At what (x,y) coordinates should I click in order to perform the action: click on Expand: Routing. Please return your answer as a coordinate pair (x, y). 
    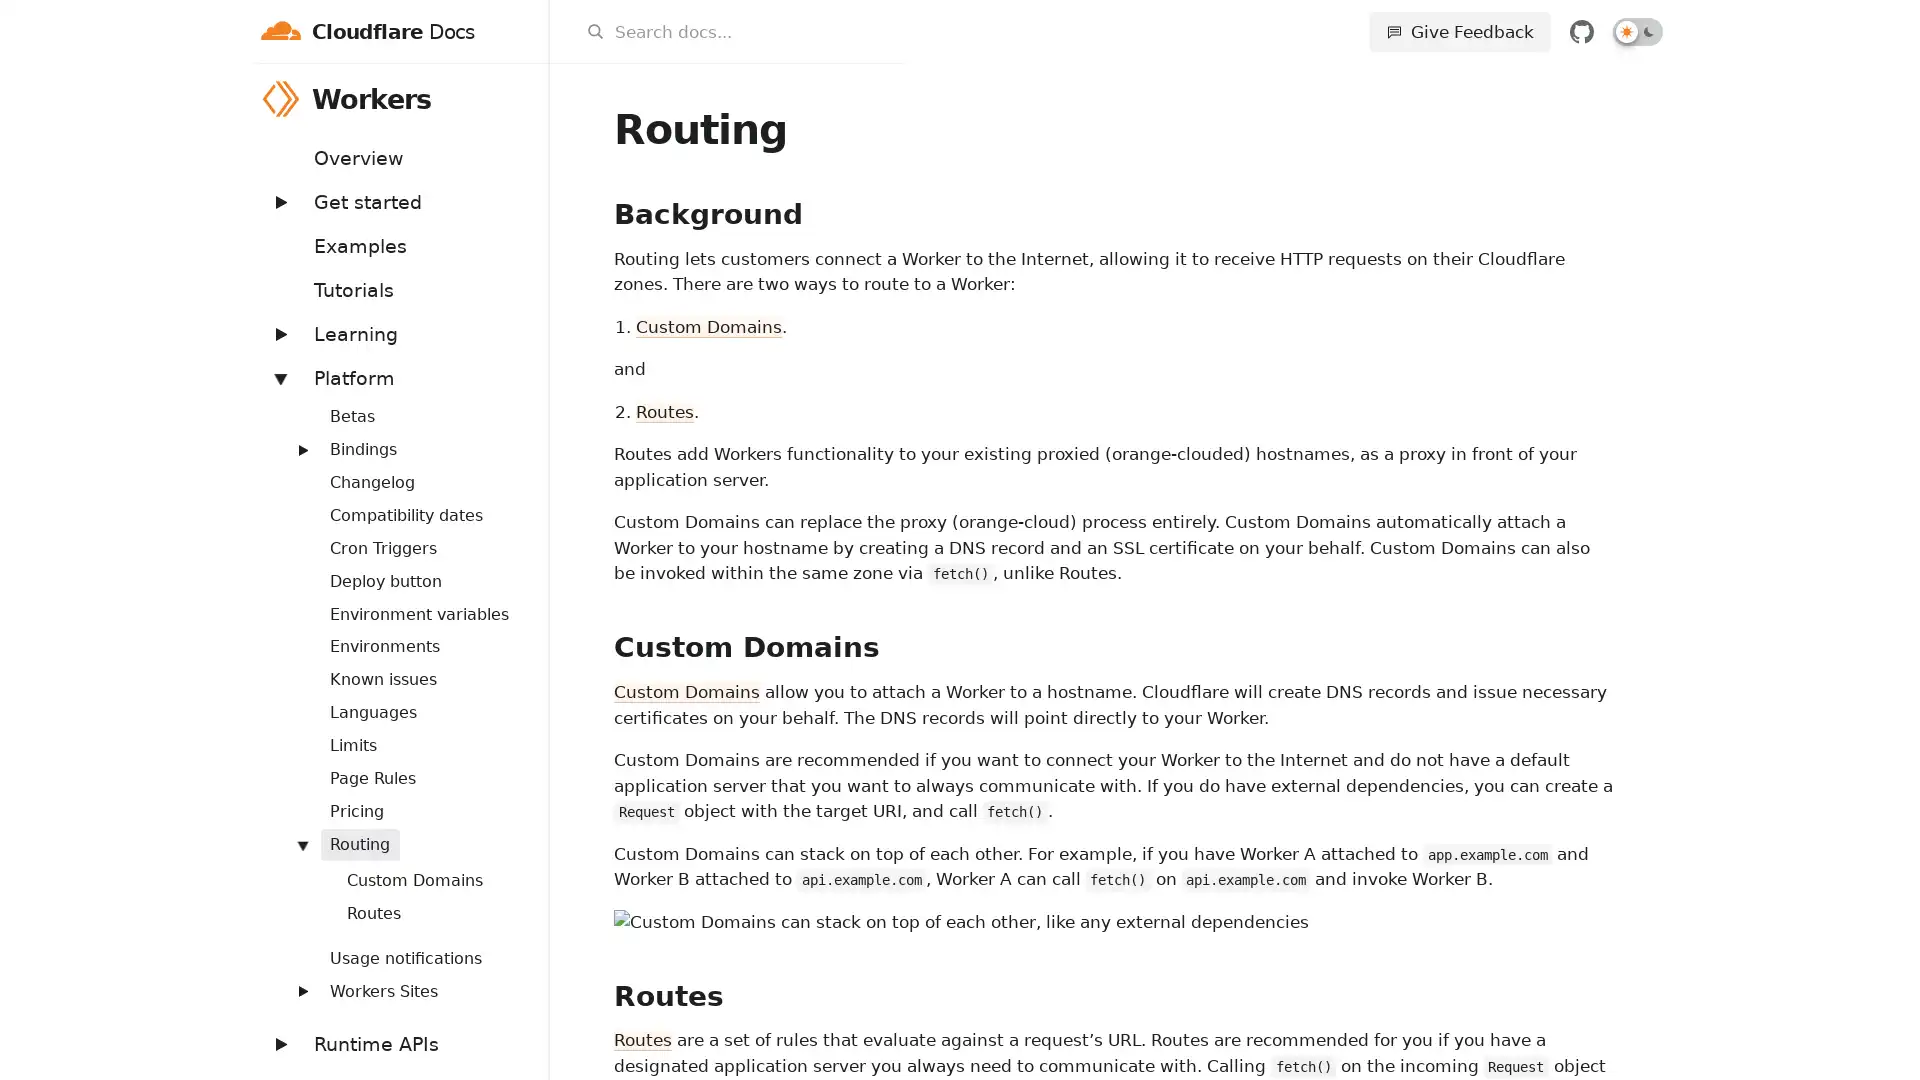
    Looking at the image, I should click on (301, 844).